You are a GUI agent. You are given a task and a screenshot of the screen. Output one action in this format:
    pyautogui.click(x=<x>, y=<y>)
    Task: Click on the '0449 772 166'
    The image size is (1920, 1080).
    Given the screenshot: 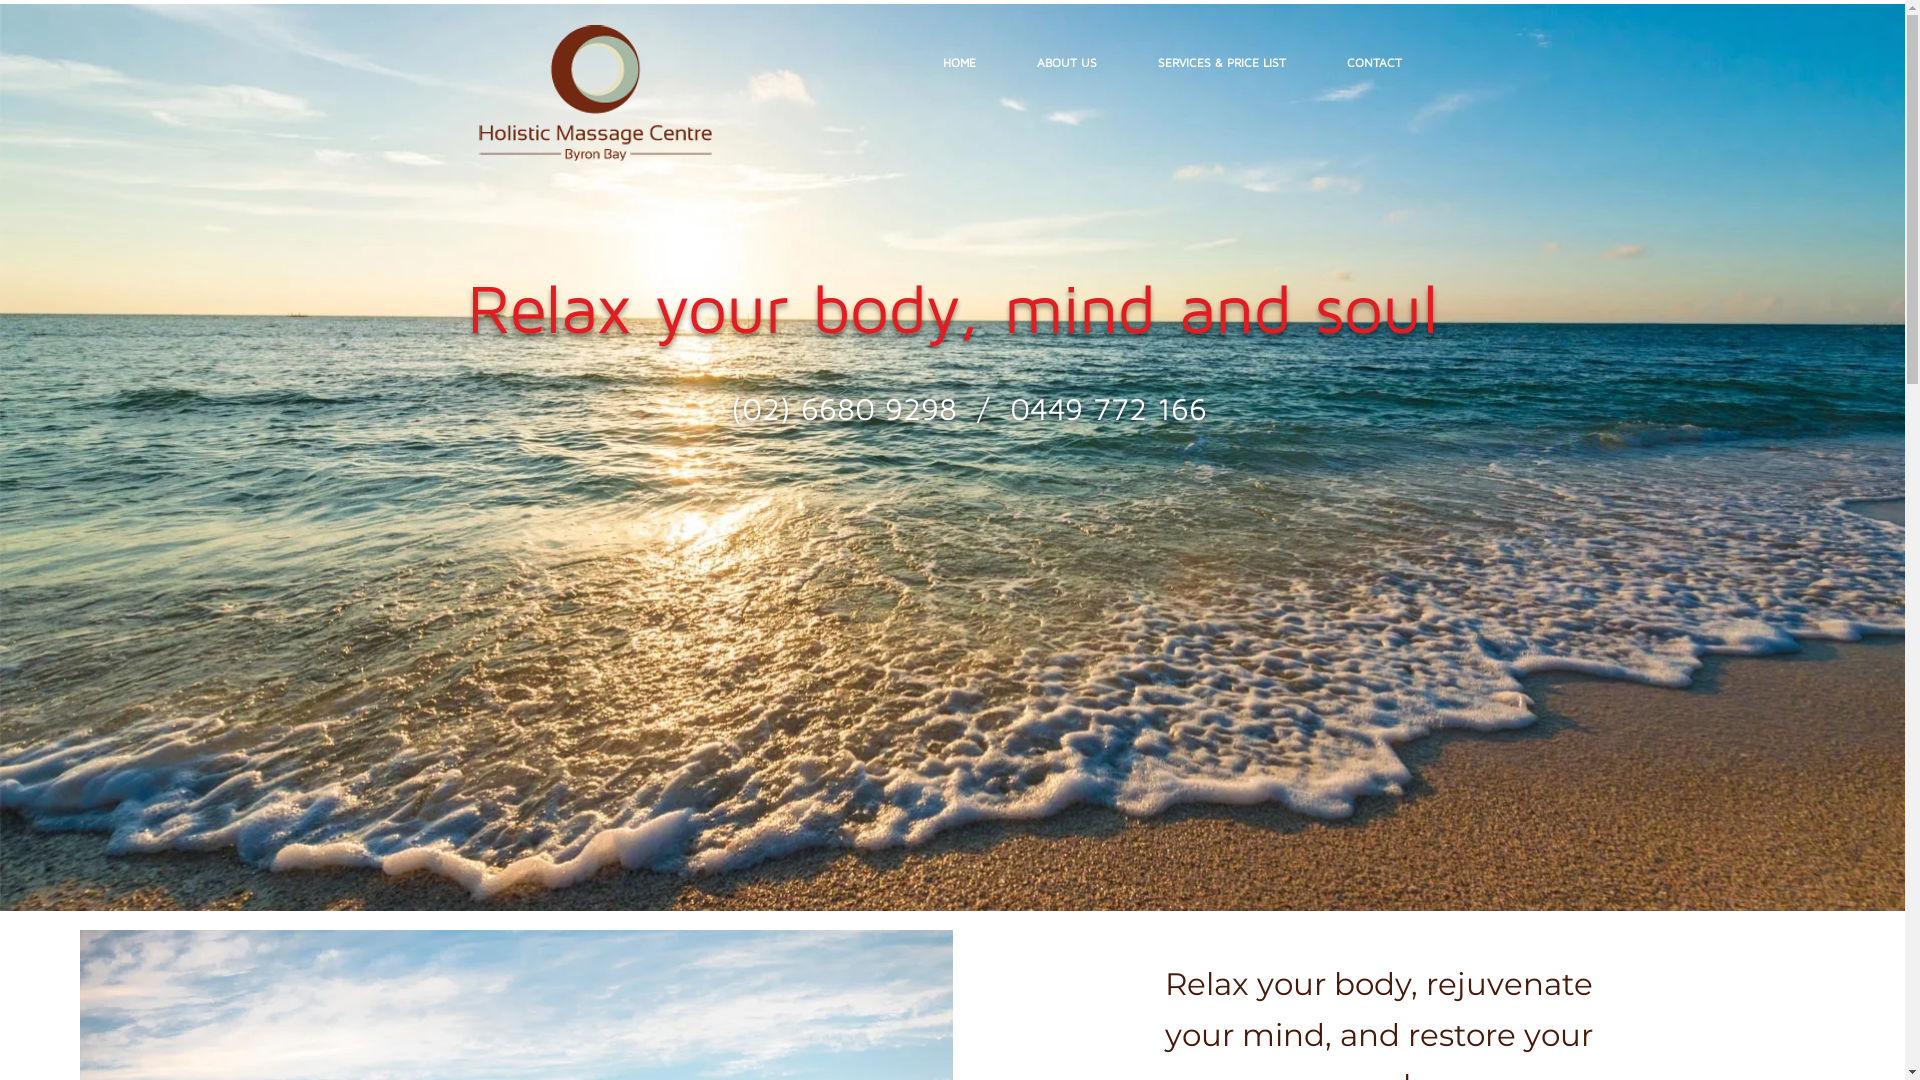 What is the action you would take?
    pyautogui.click(x=1107, y=407)
    